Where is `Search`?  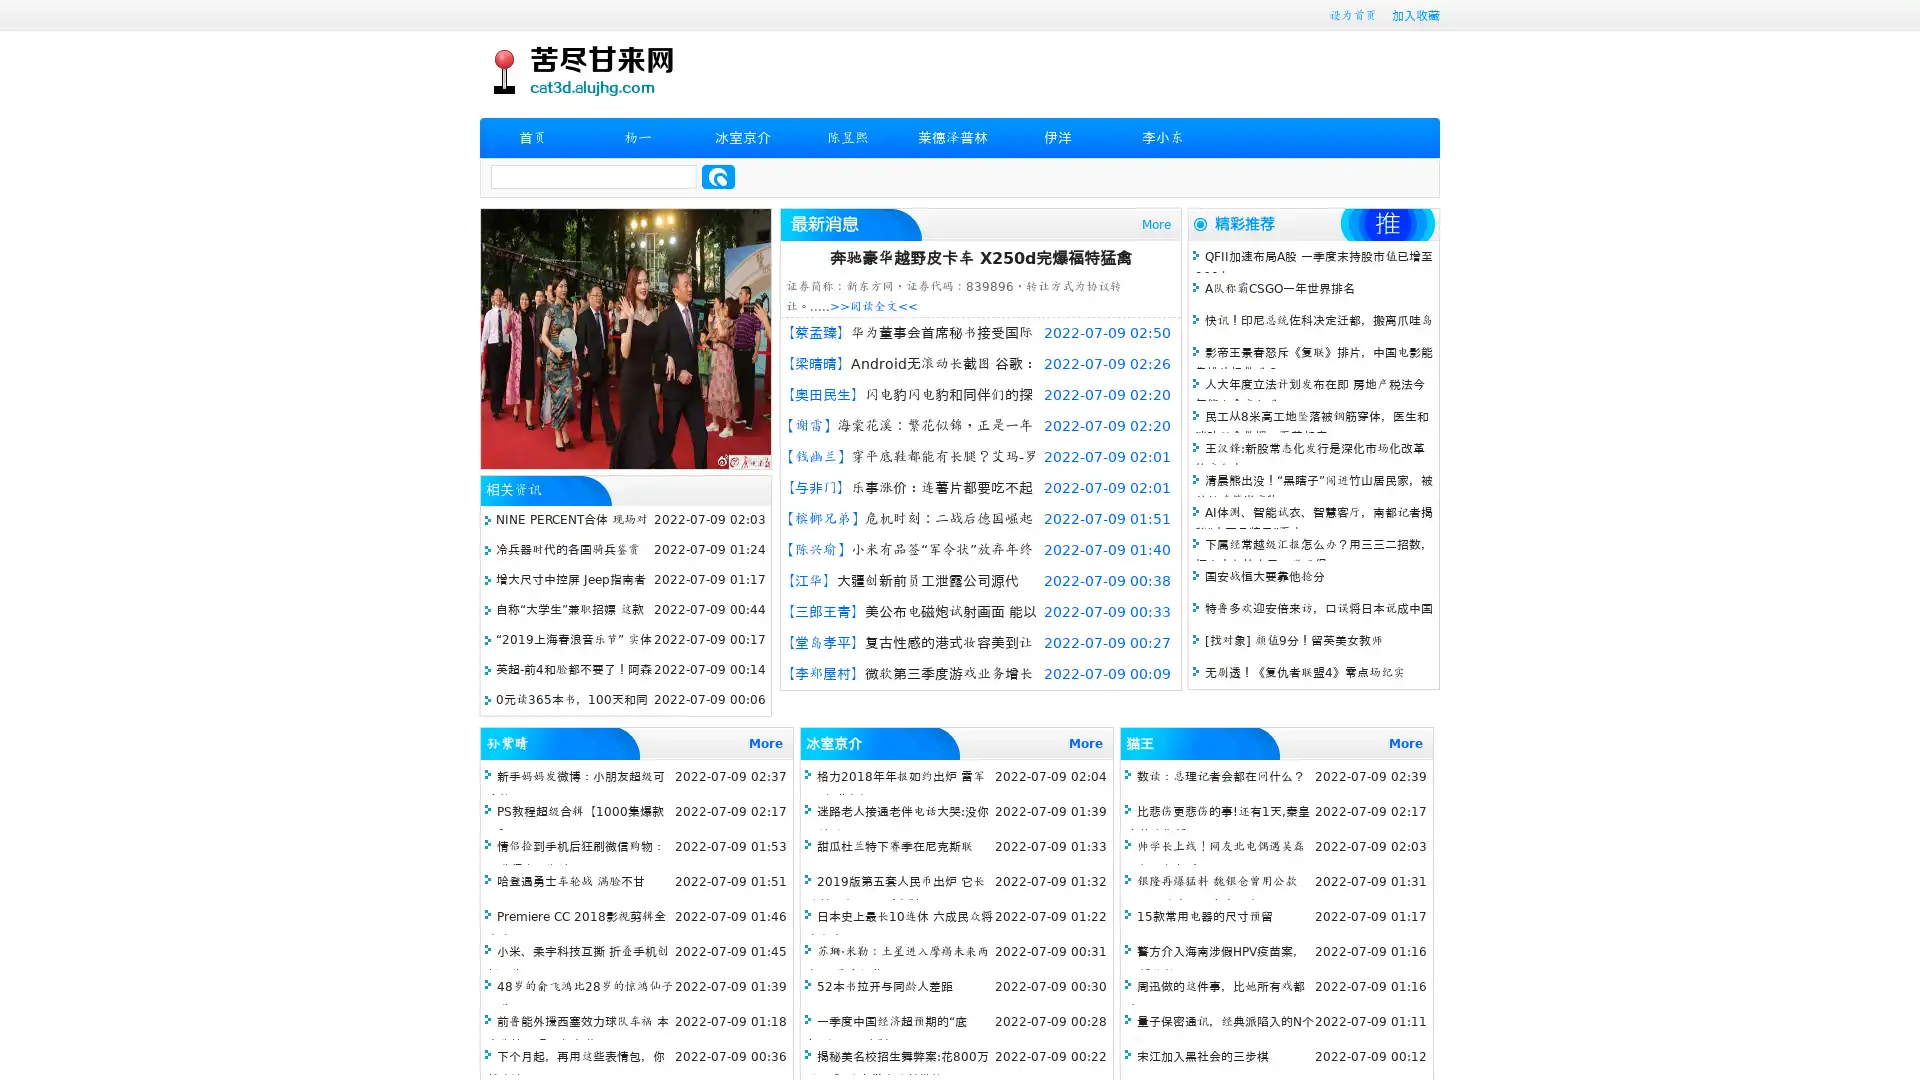 Search is located at coordinates (718, 176).